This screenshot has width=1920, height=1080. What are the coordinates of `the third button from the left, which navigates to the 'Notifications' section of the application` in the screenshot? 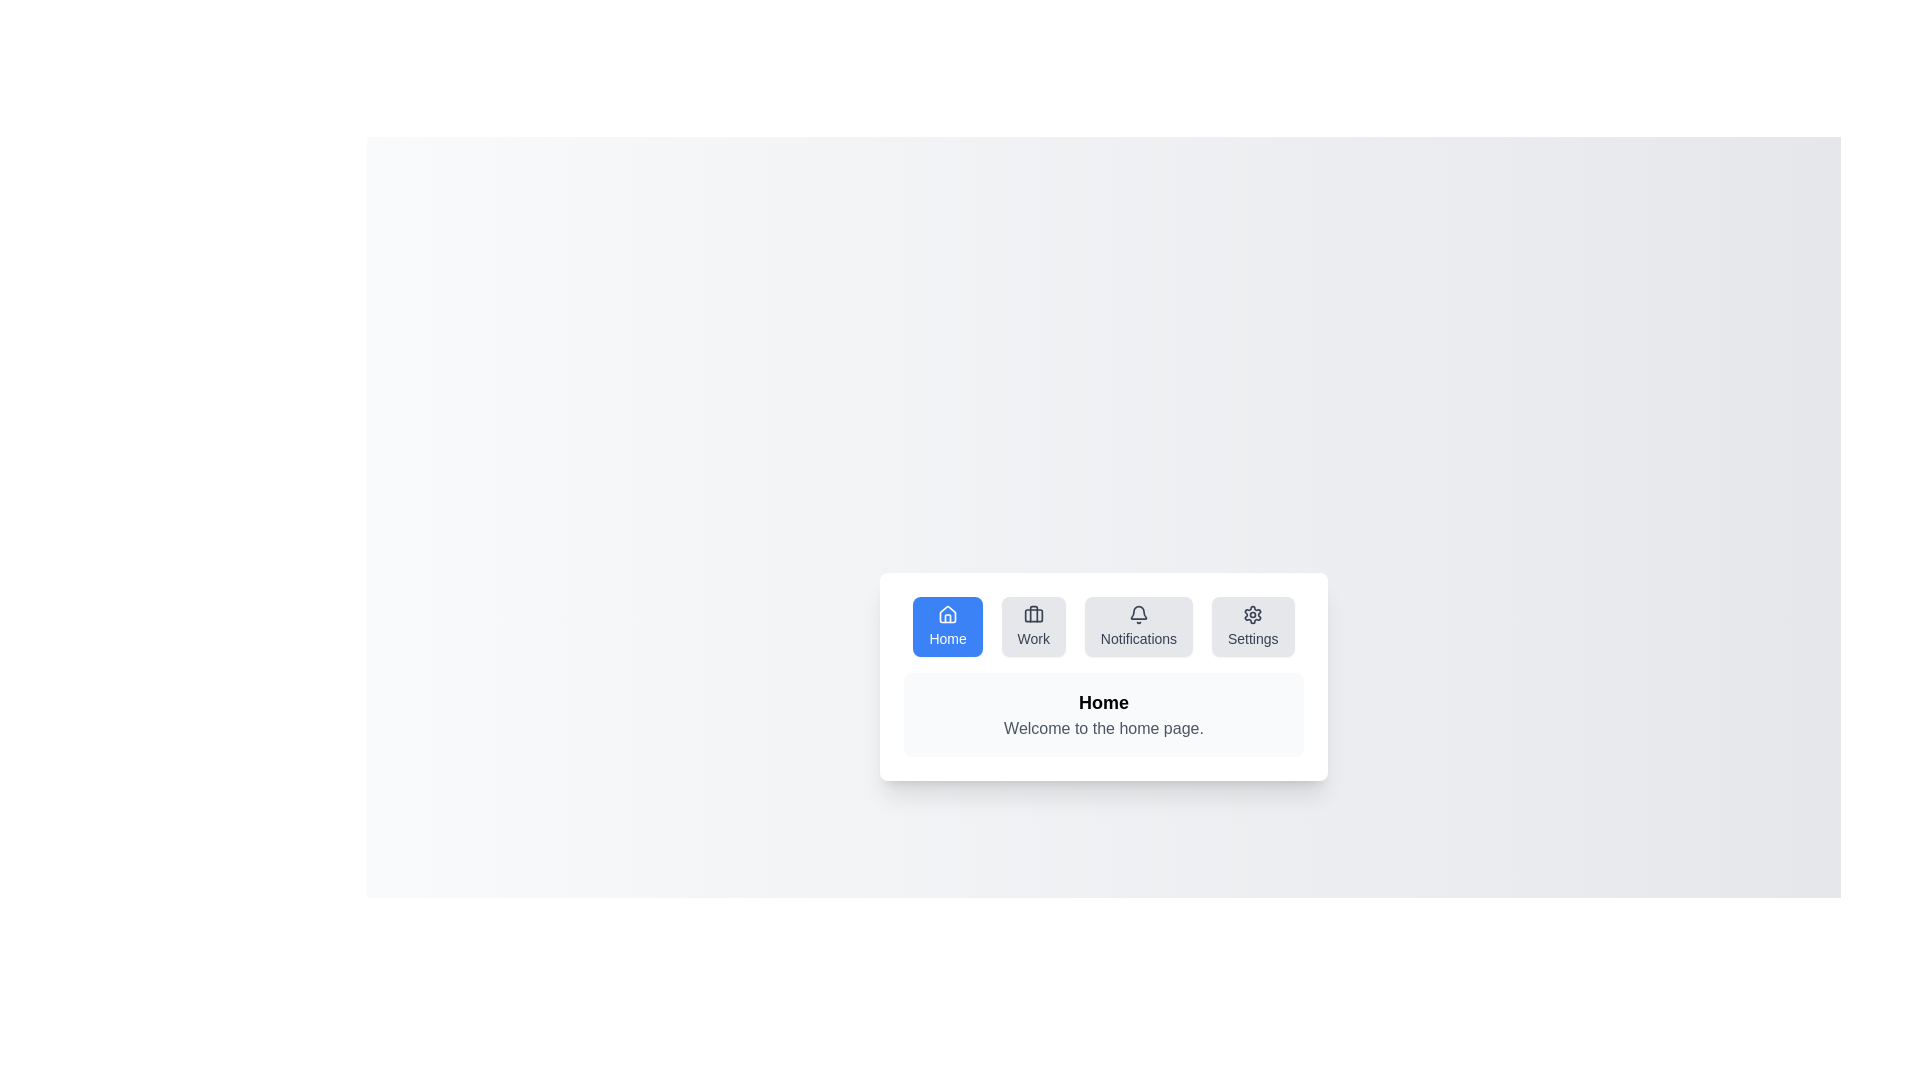 It's located at (1138, 626).